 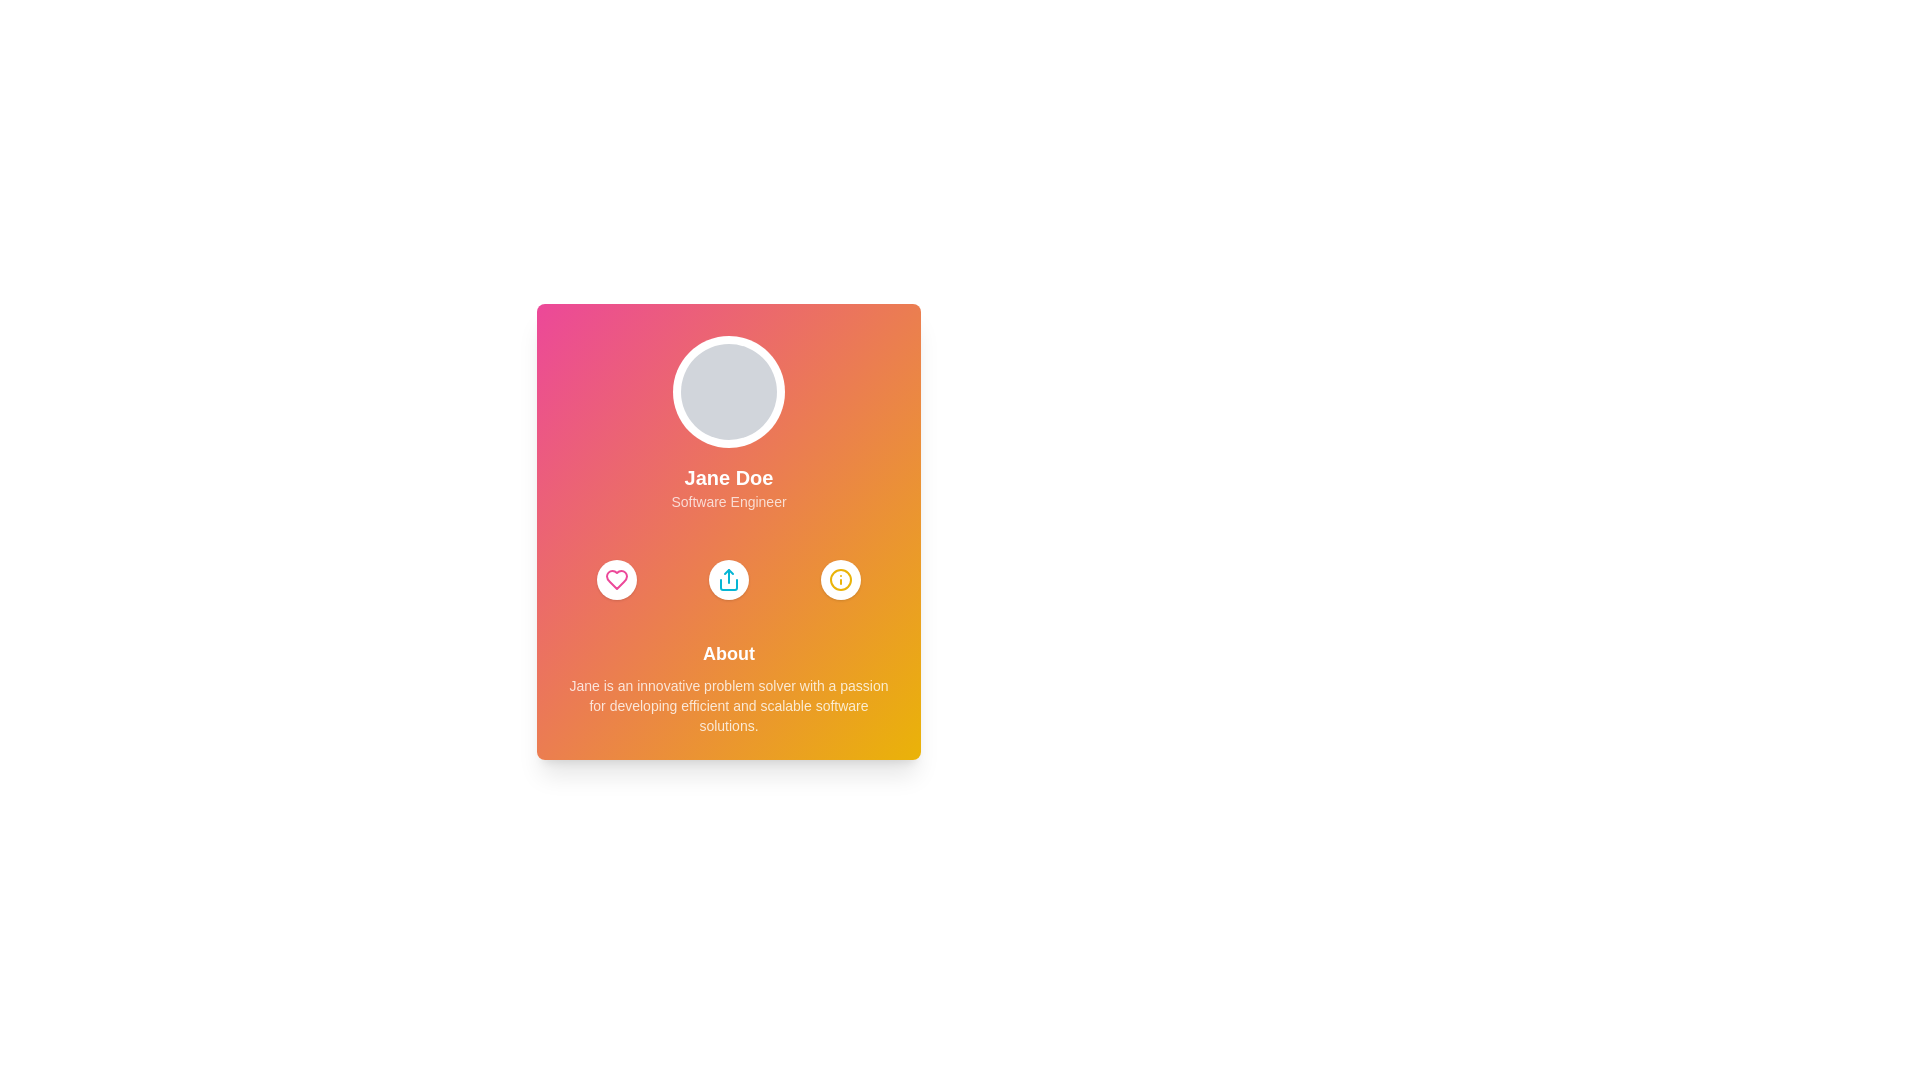 What do you see at coordinates (728, 500) in the screenshot?
I see `the text label reading 'Software Engineer', which is styled with a small font size and semi-transparent appearance, located below 'Jane Doe' in the profile section` at bounding box center [728, 500].